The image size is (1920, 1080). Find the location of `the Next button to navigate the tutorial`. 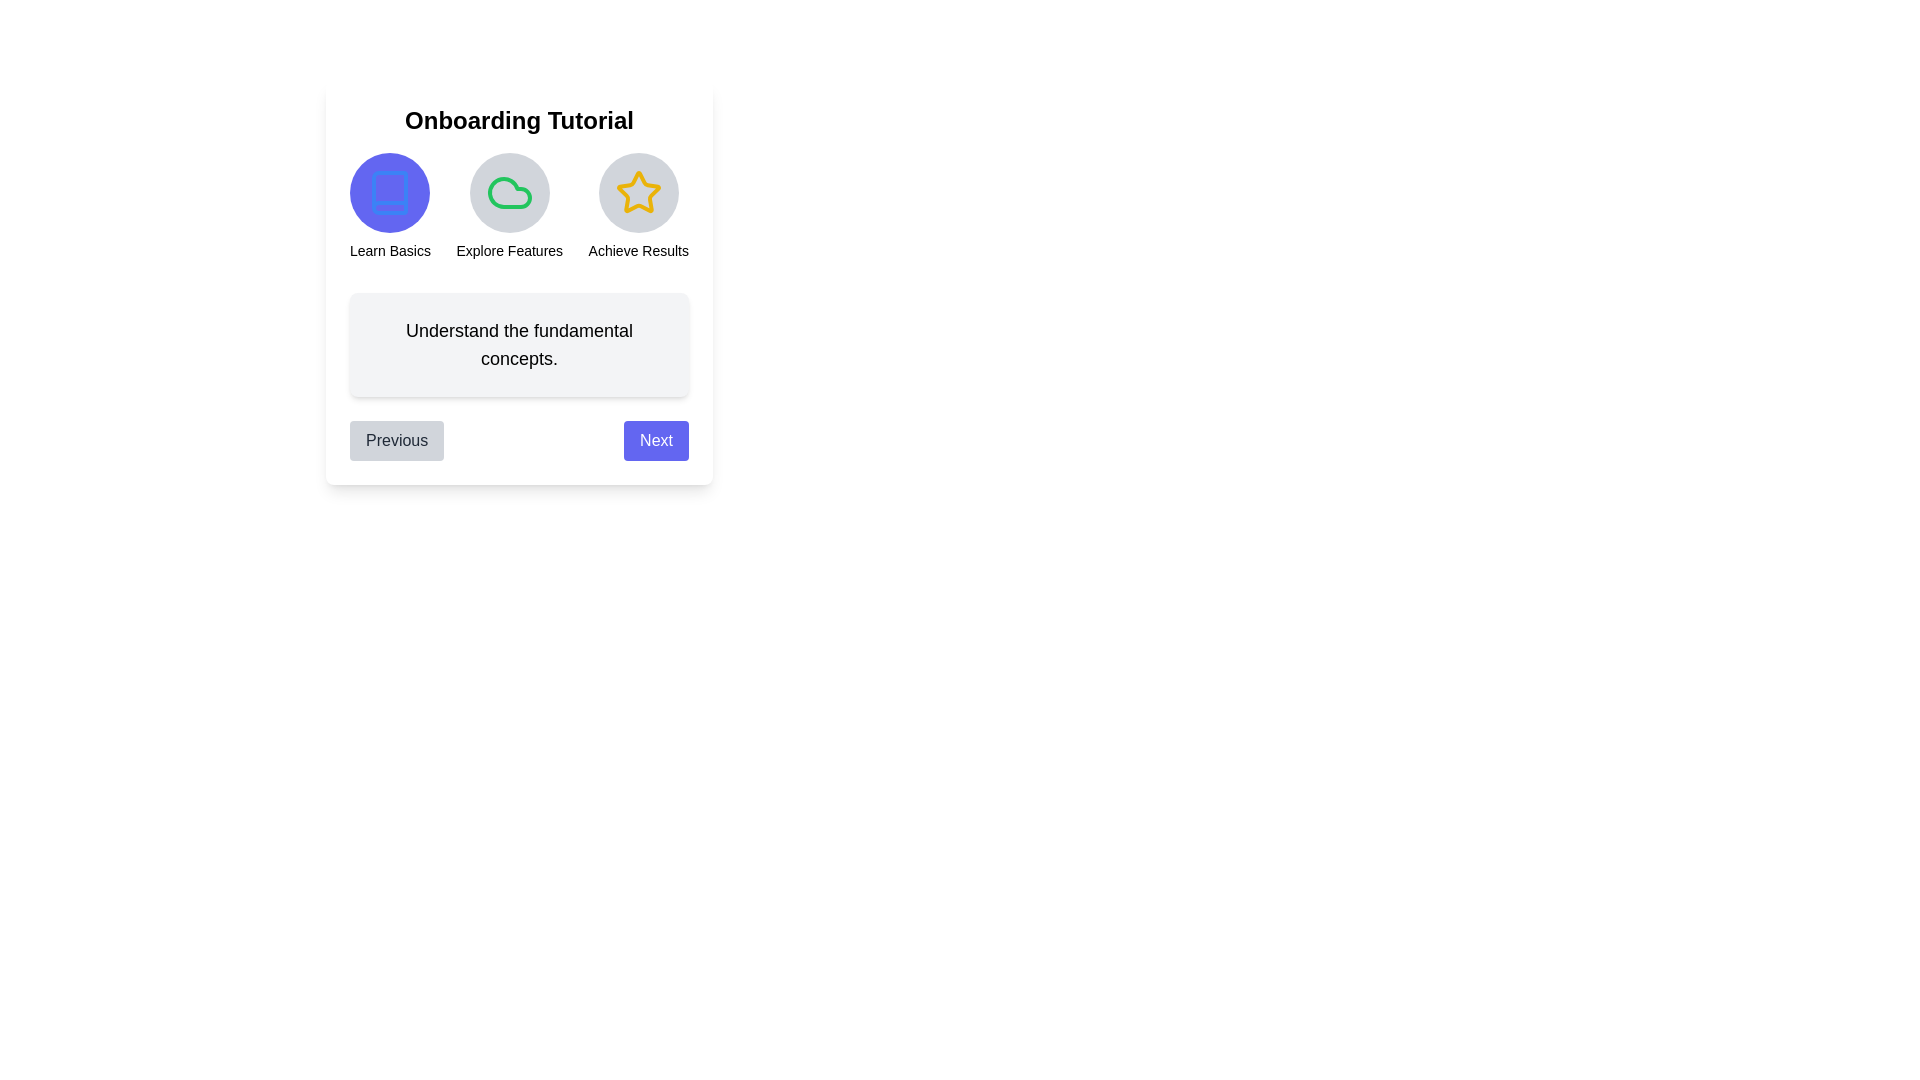

the Next button to navigate the tutorial is located at coordinates (656, 439).